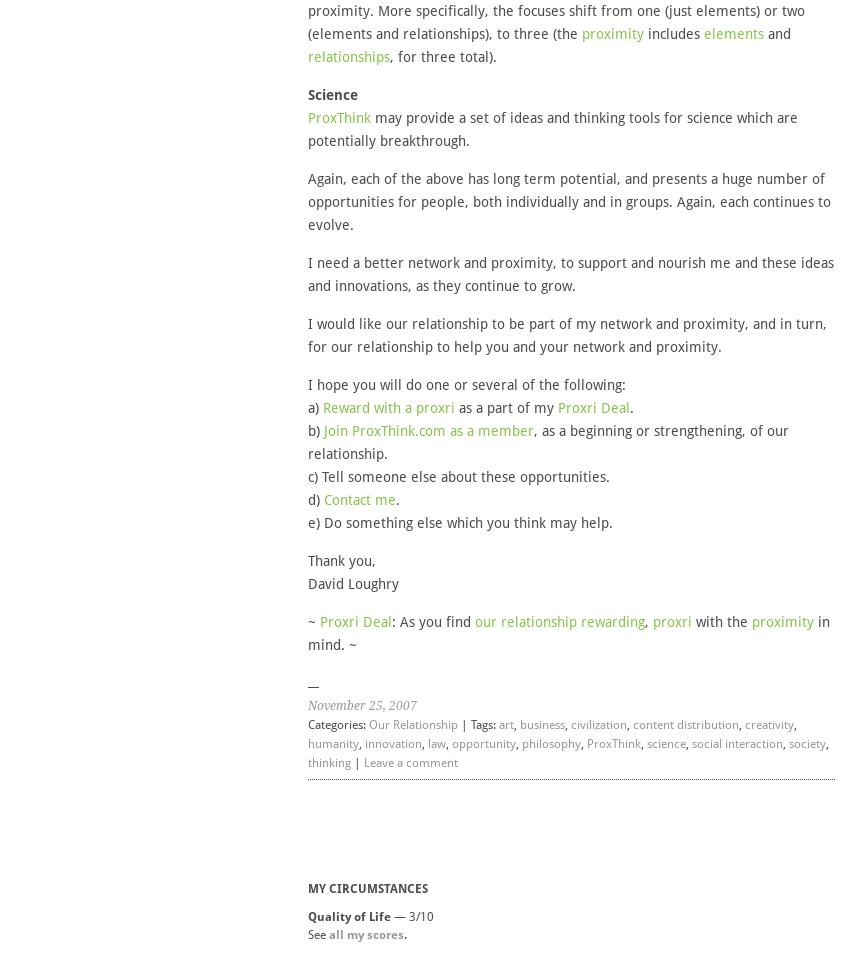 The width and height of the screenshot is (850, 955). What do you see at coordinates (431, 621) in the screenshot?
I see `': As you find'` at bounding box center [431, 621].